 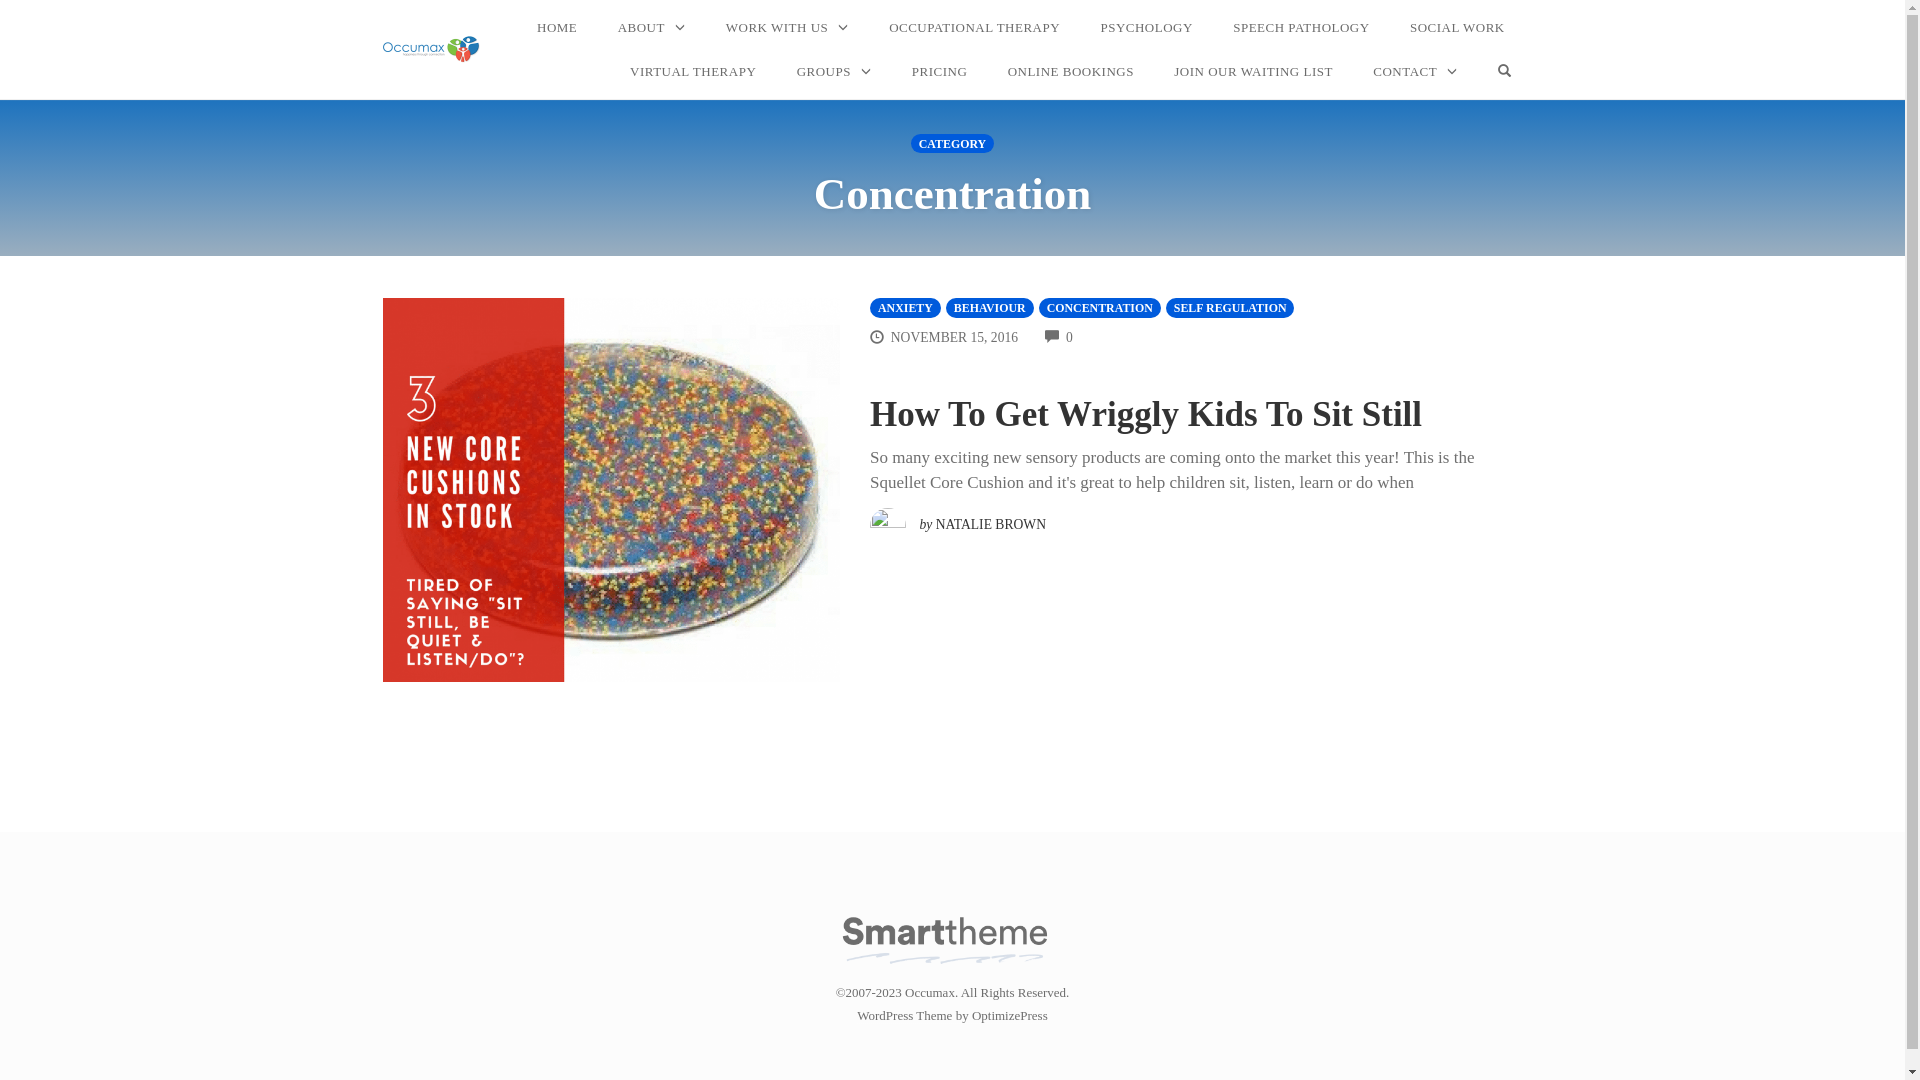 I want to click on 'GROUPS', so click(x=785, y=71).